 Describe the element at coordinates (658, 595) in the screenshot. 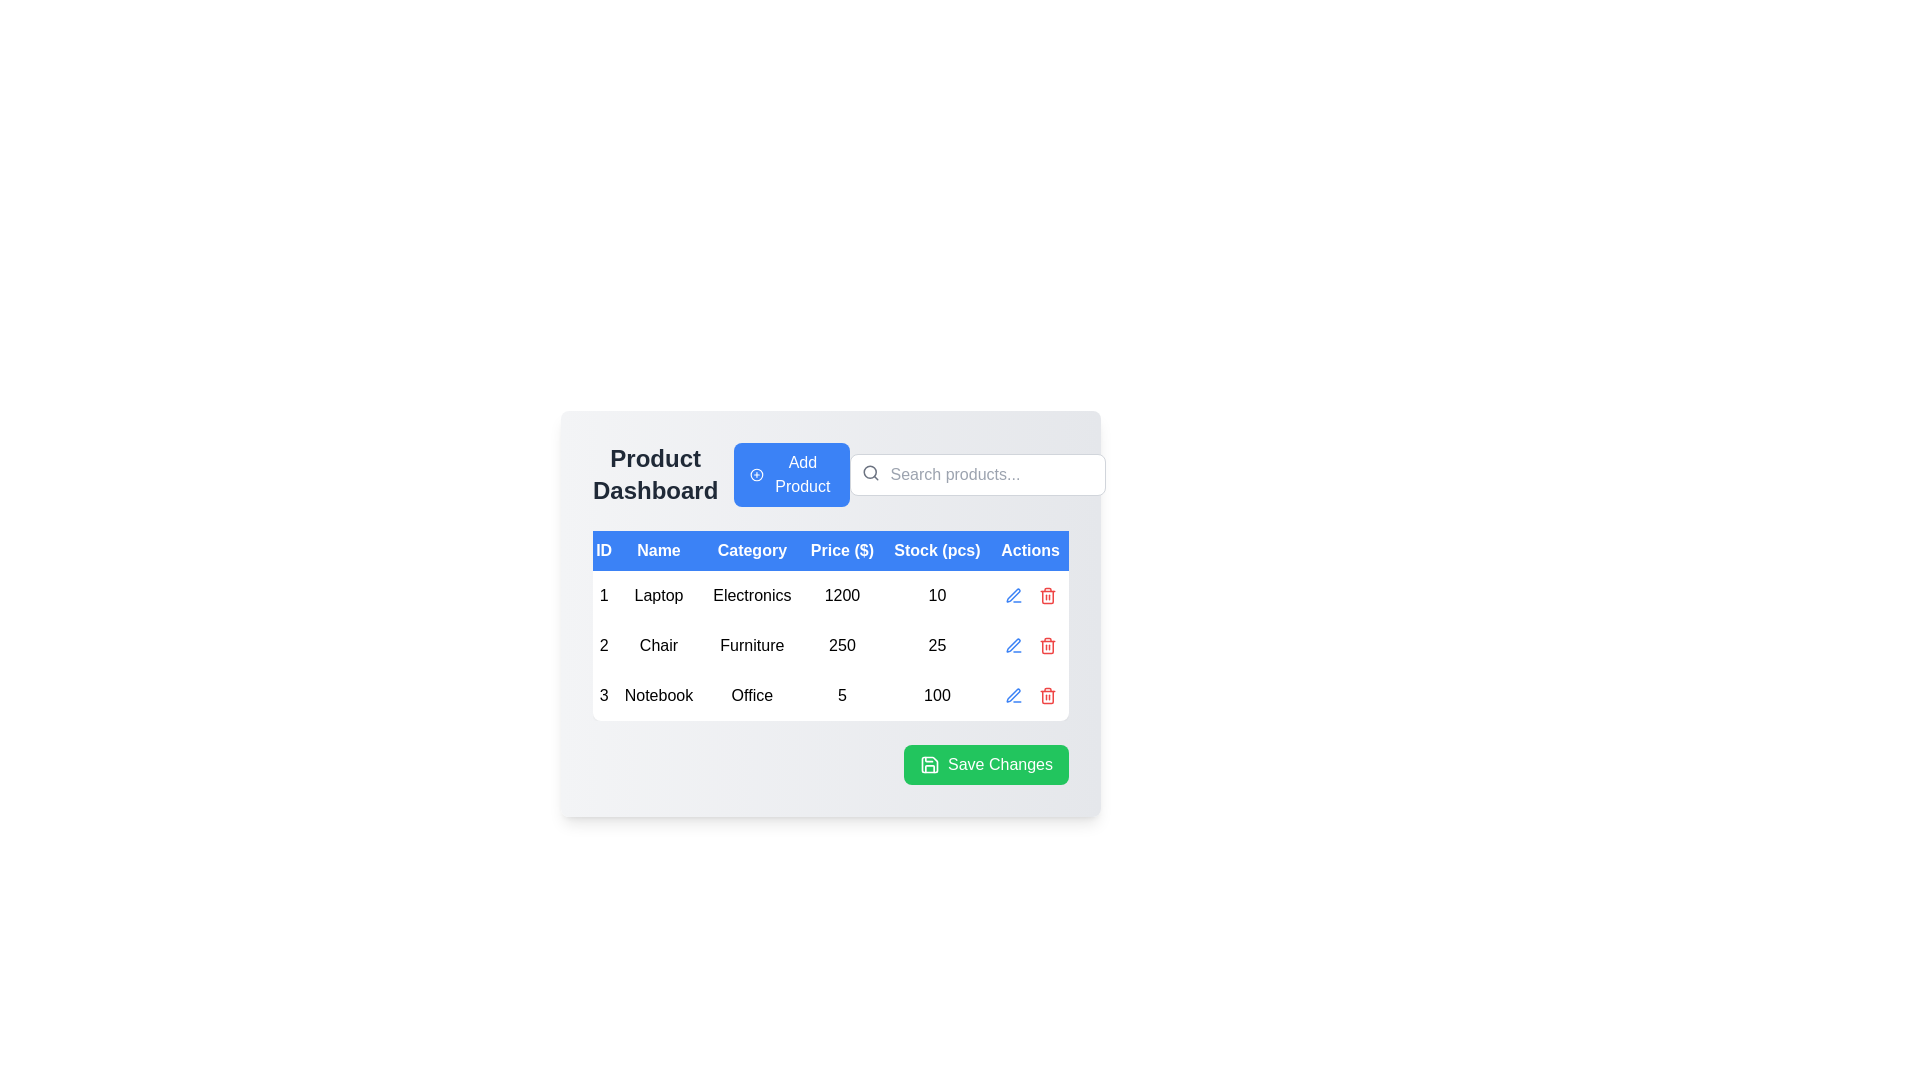

I see `the static text label displaying 'Laptop' located in the first row and second column of the table under the 'Name' header` at that location.